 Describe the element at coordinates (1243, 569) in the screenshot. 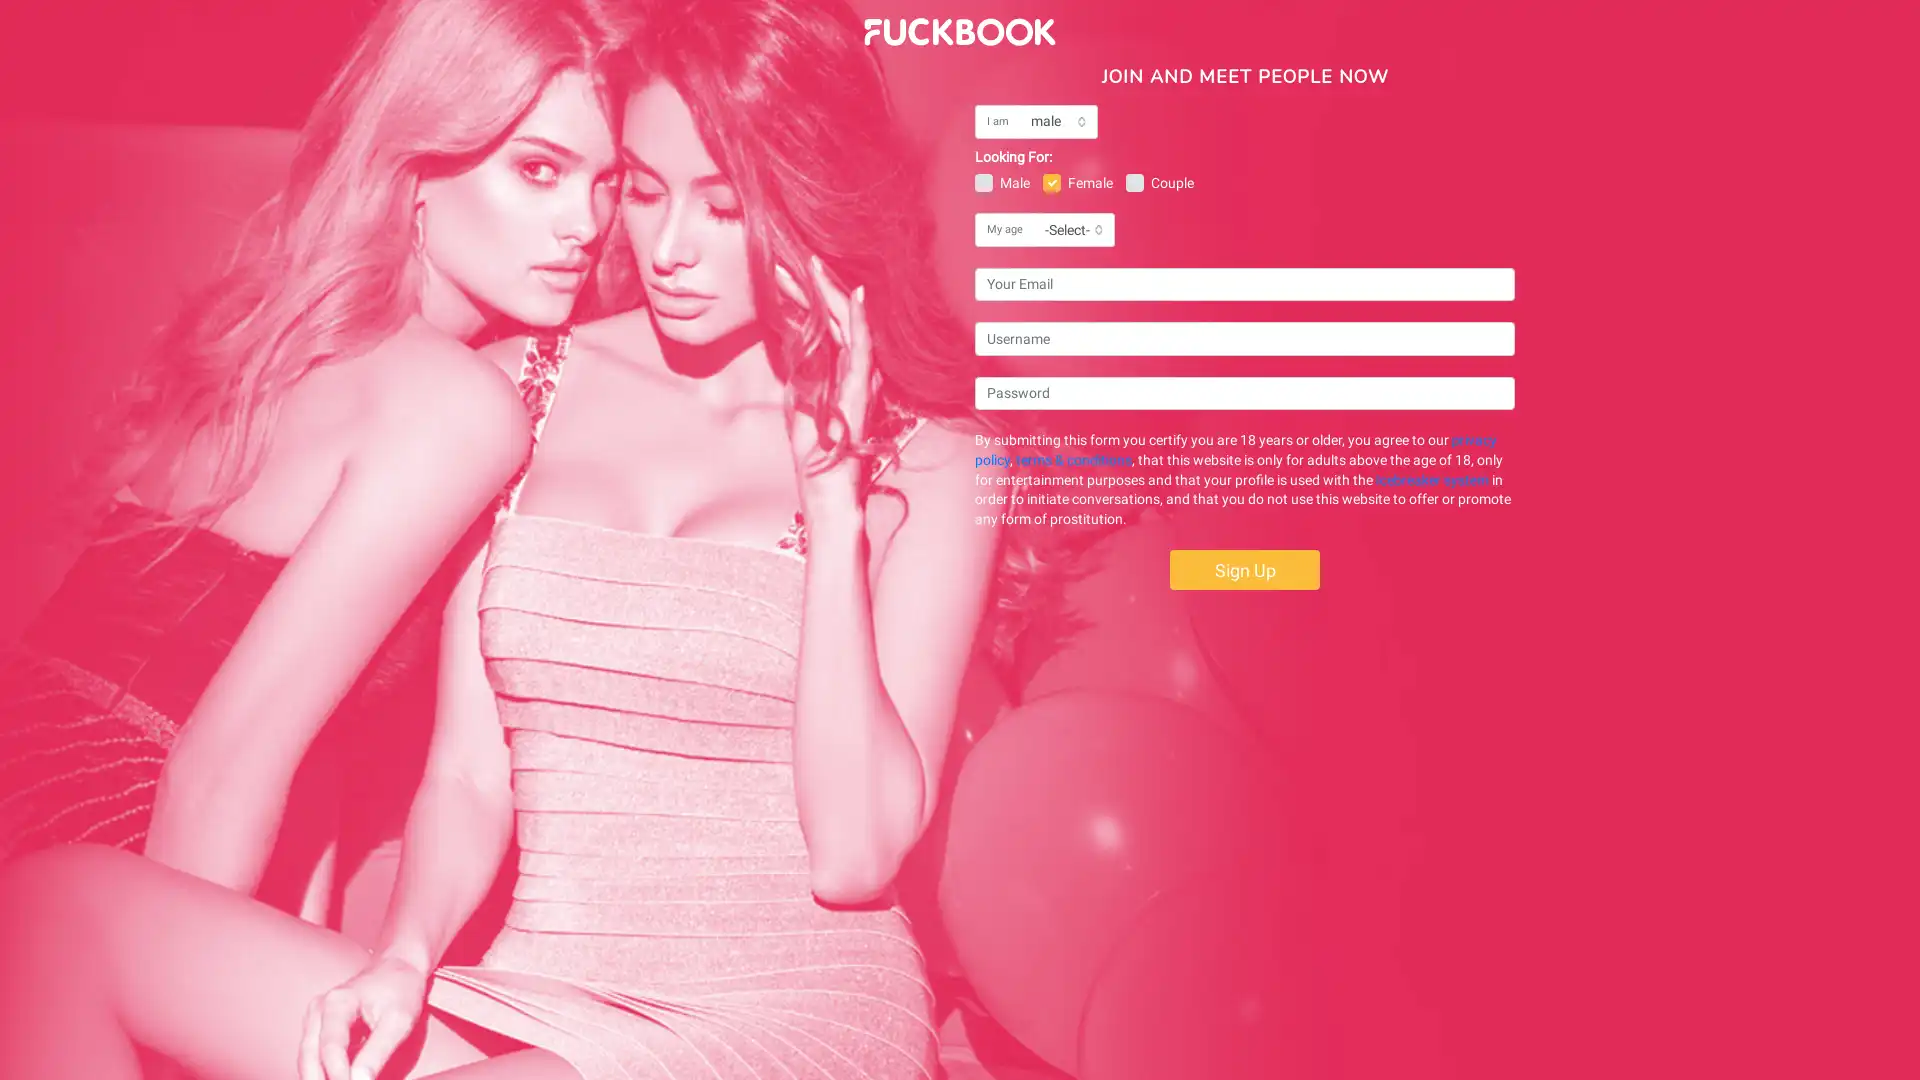

I see `Sign Up` at that location.